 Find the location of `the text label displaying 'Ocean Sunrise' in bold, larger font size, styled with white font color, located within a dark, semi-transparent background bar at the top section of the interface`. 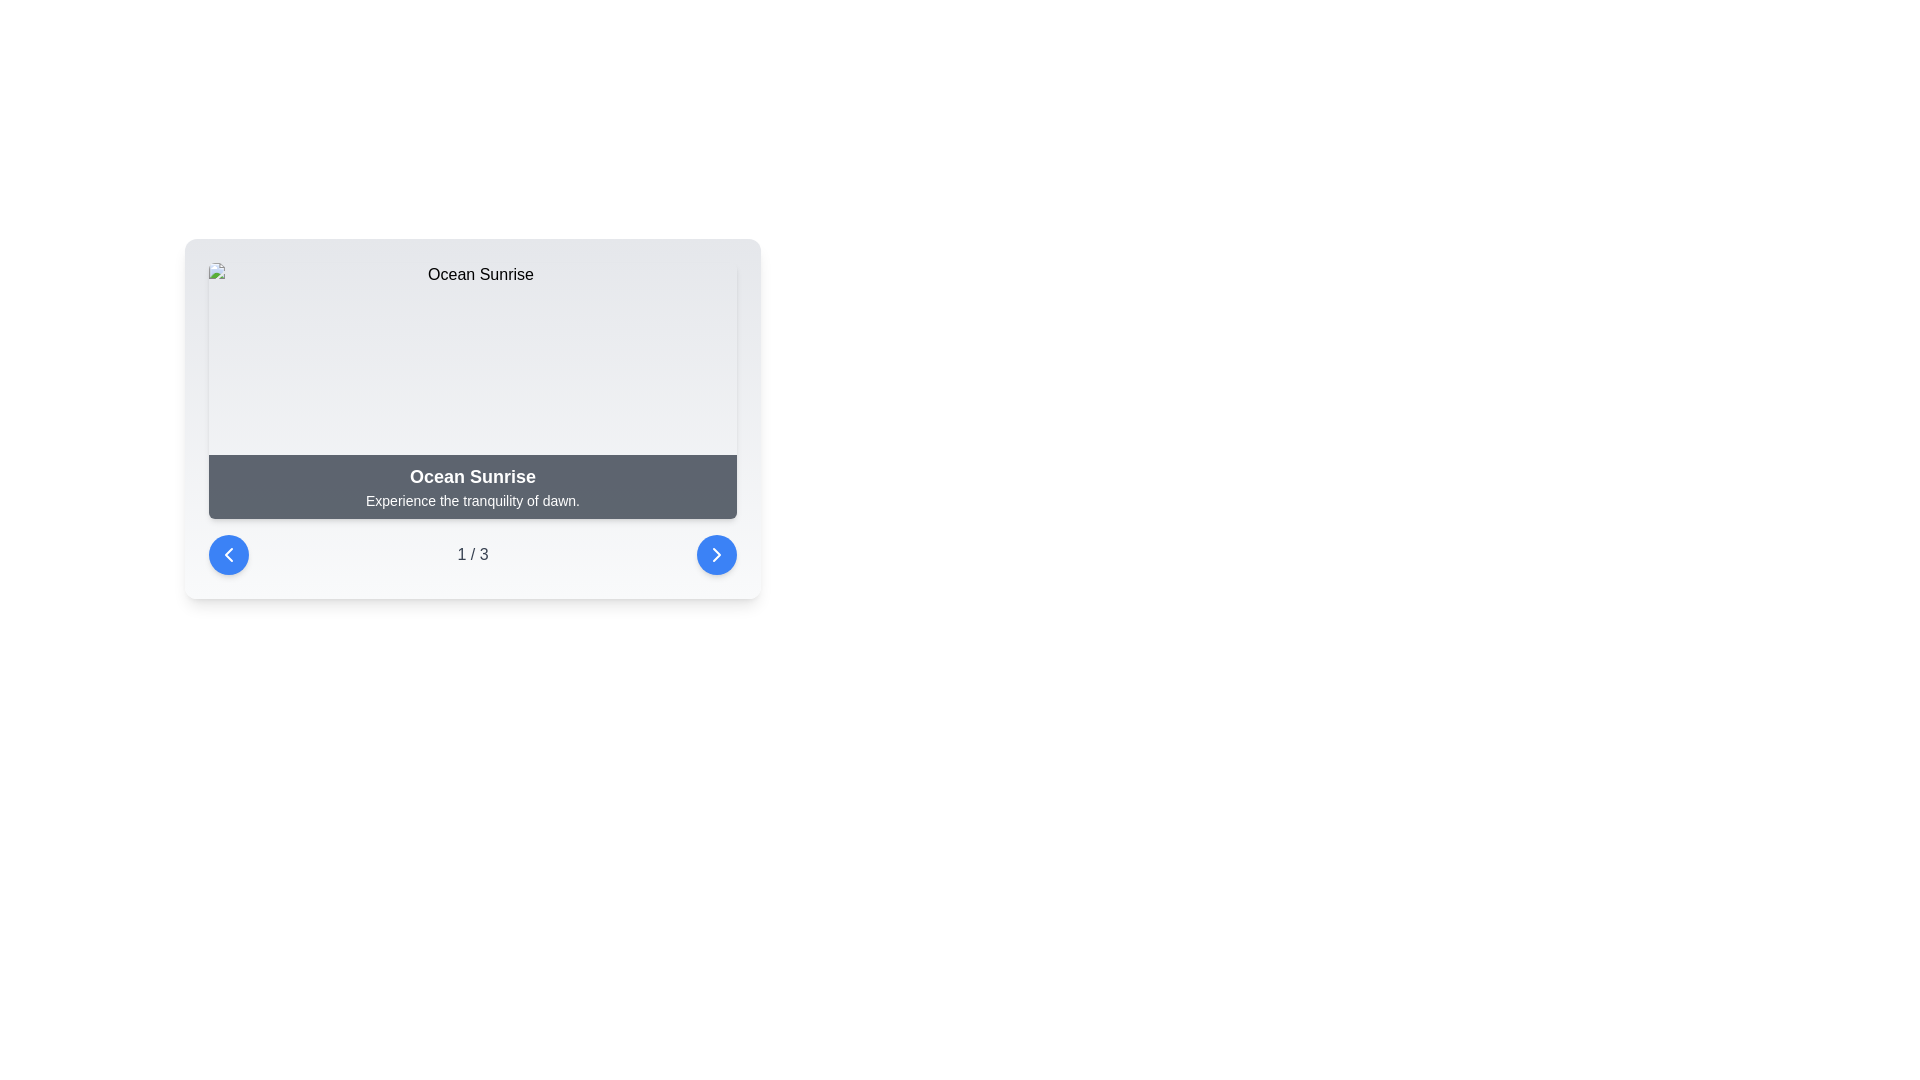

the text label displaying 'Ocean Sunrise' in bold, larger font size, styled with white font color, located within a dark, semi-transparent background bar at the top section of the interface is located at coordinates (472, 477).